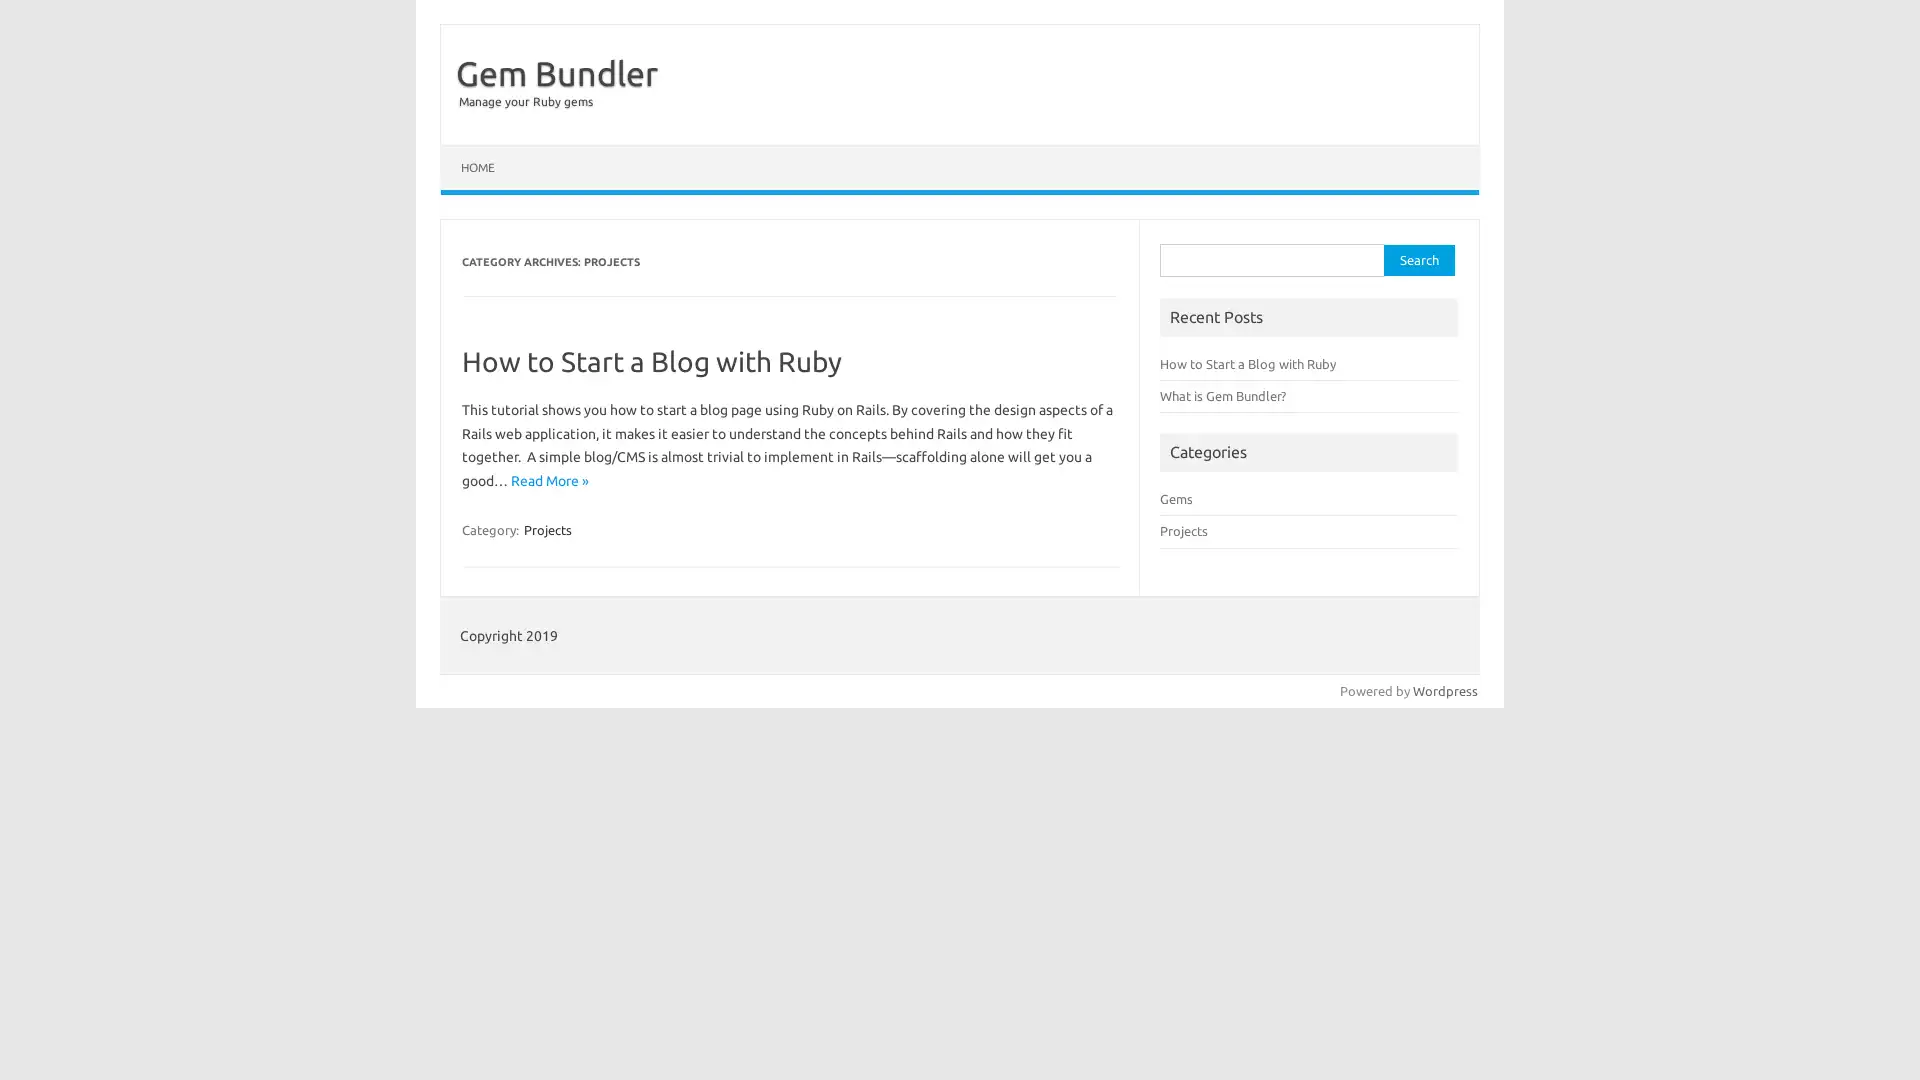 This screenshot has height=1080, width=1920. I want to click on Search, so click(1418, 259).